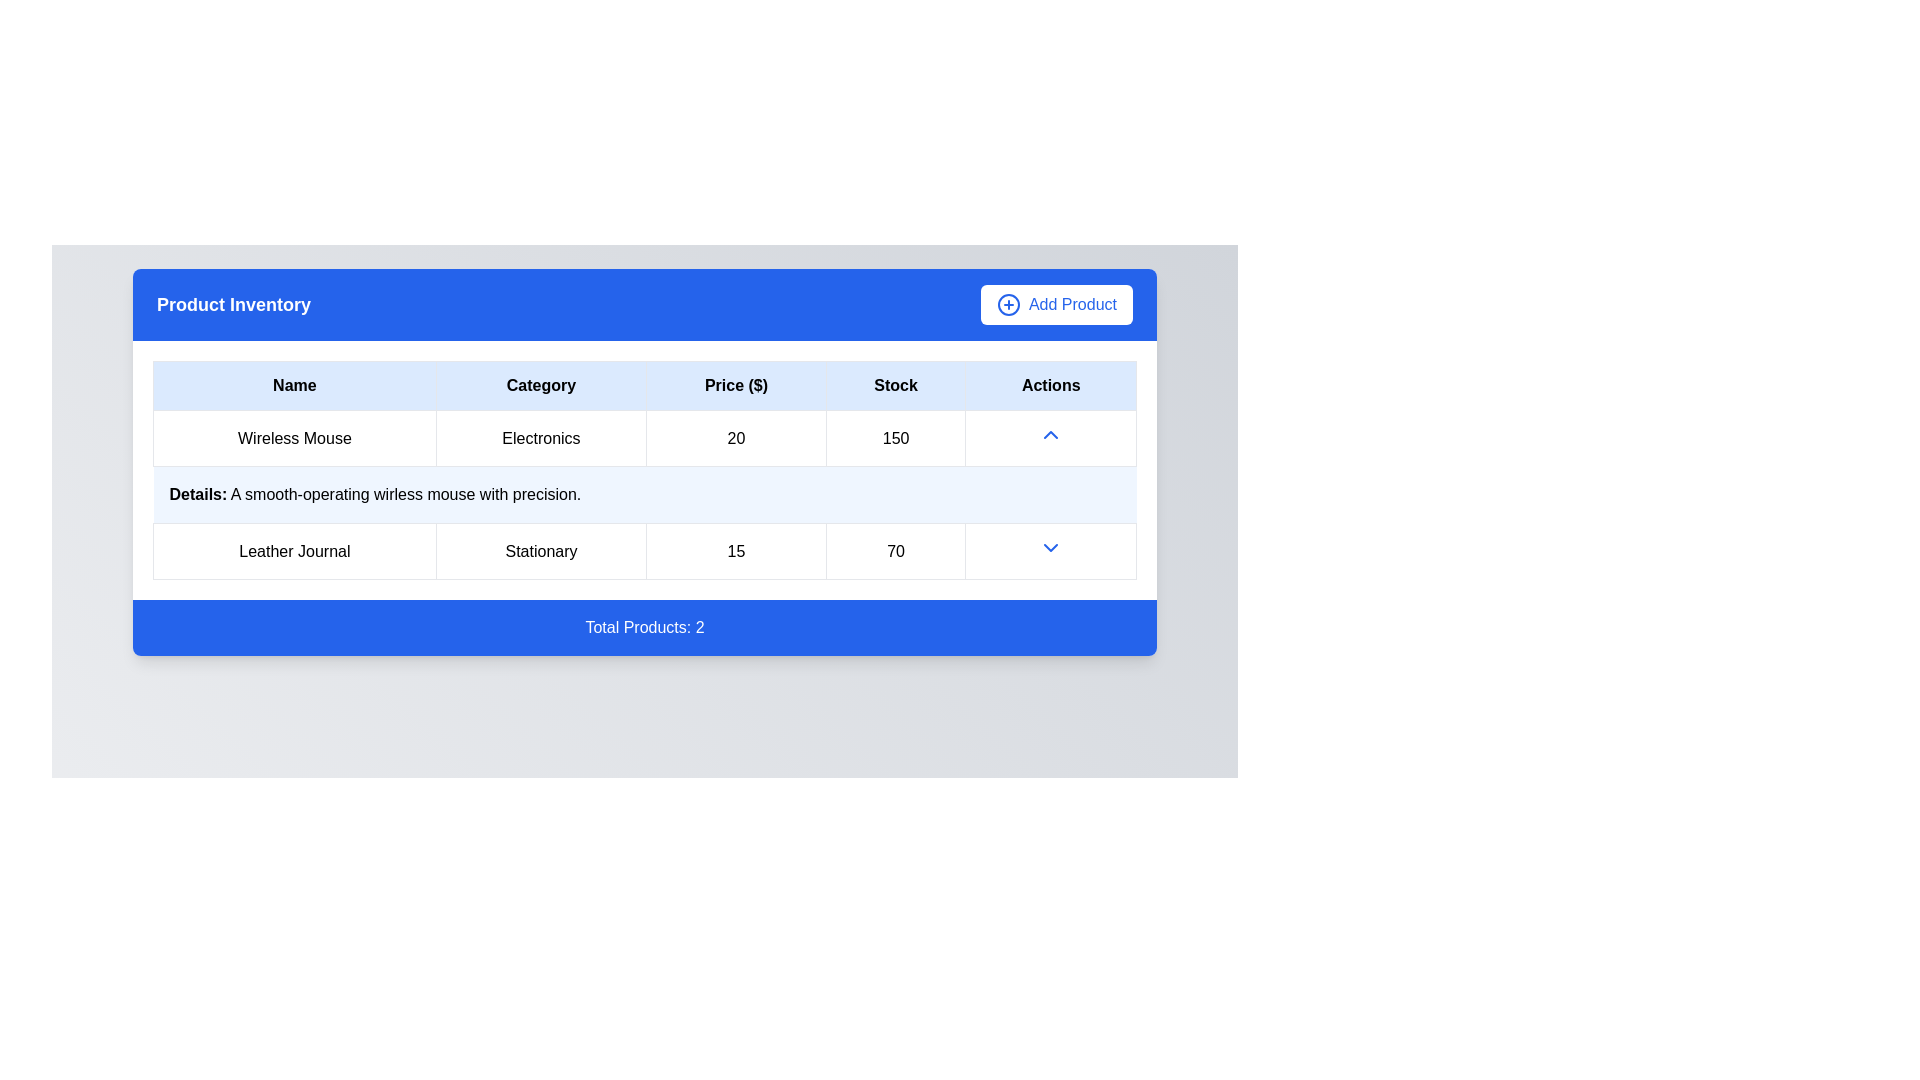  I want to click on the text display element labeled 'Stationary', which is the second cell in a row of a grid structure, positioned between 'Leather Journal' and '15', so click(541, 551).